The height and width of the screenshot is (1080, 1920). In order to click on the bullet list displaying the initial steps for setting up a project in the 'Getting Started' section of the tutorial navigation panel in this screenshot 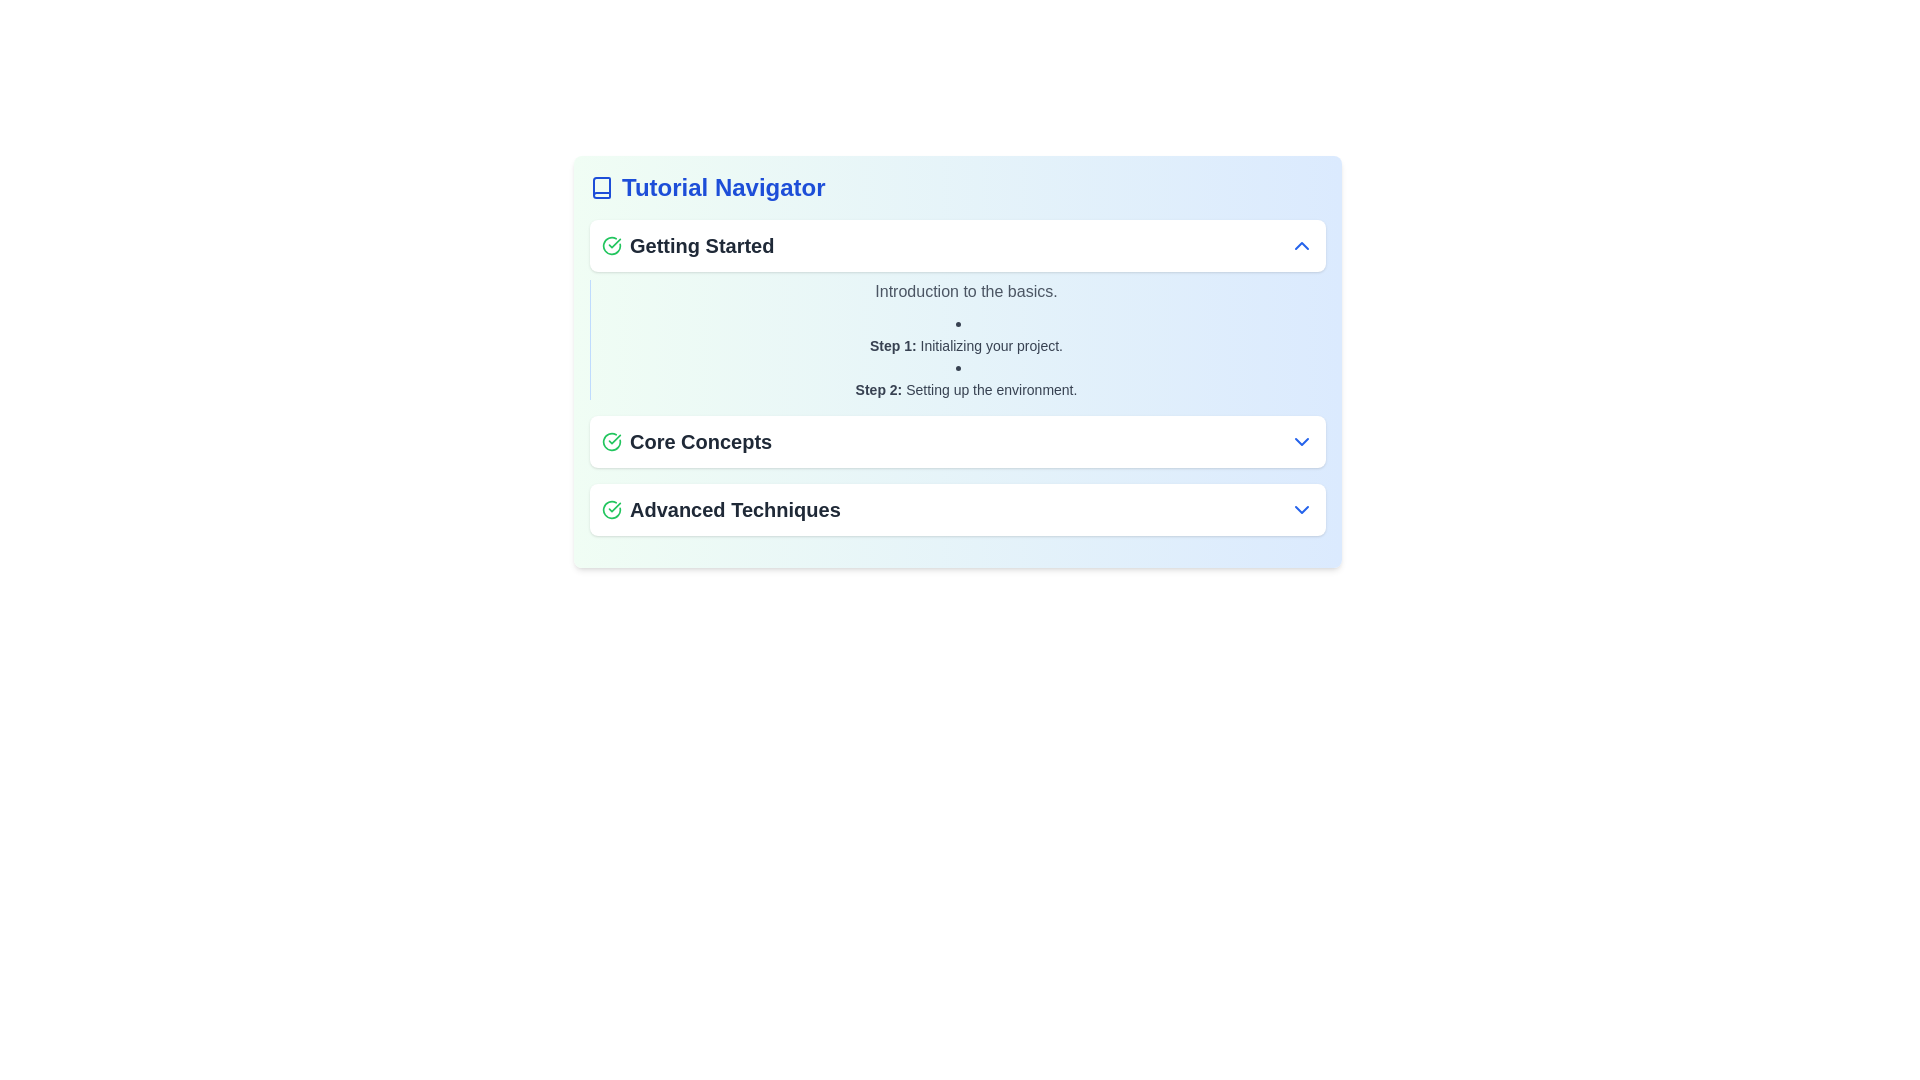, I will do `click(966, 354)`.